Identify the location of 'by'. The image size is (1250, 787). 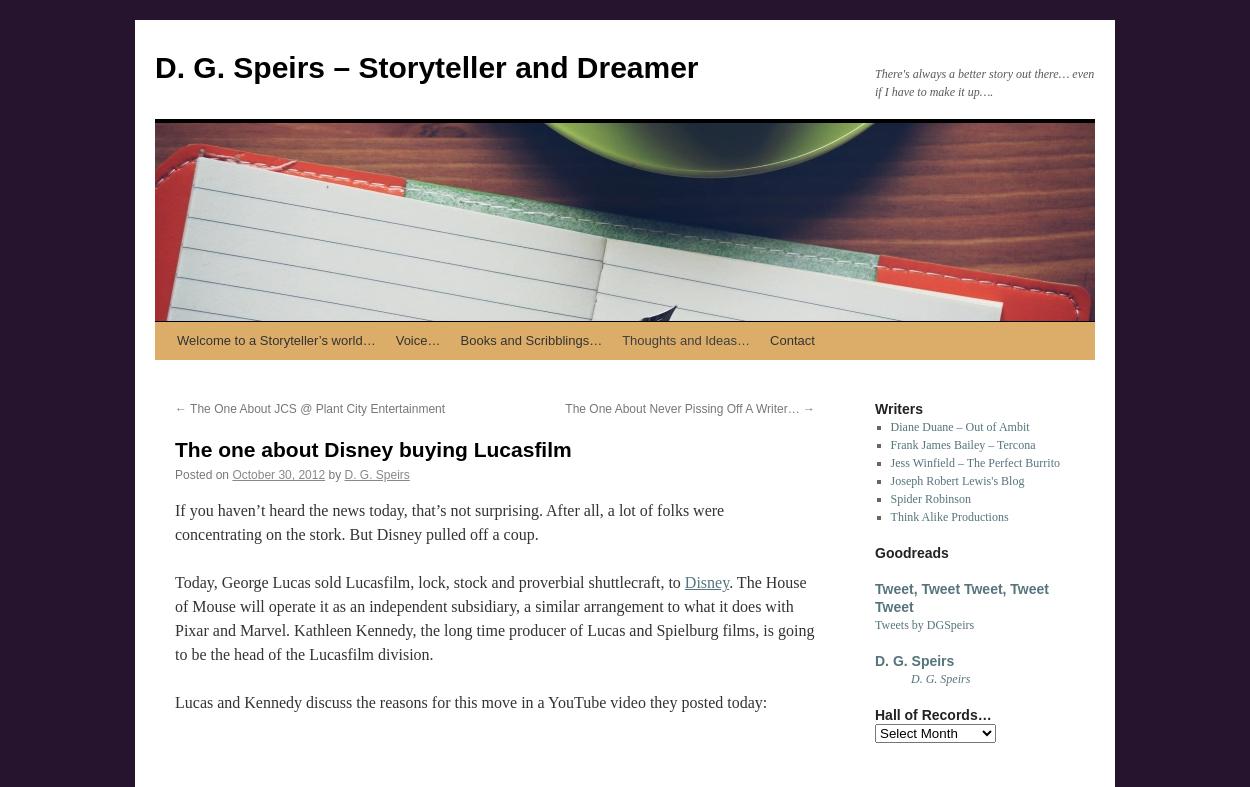
(327, 475).